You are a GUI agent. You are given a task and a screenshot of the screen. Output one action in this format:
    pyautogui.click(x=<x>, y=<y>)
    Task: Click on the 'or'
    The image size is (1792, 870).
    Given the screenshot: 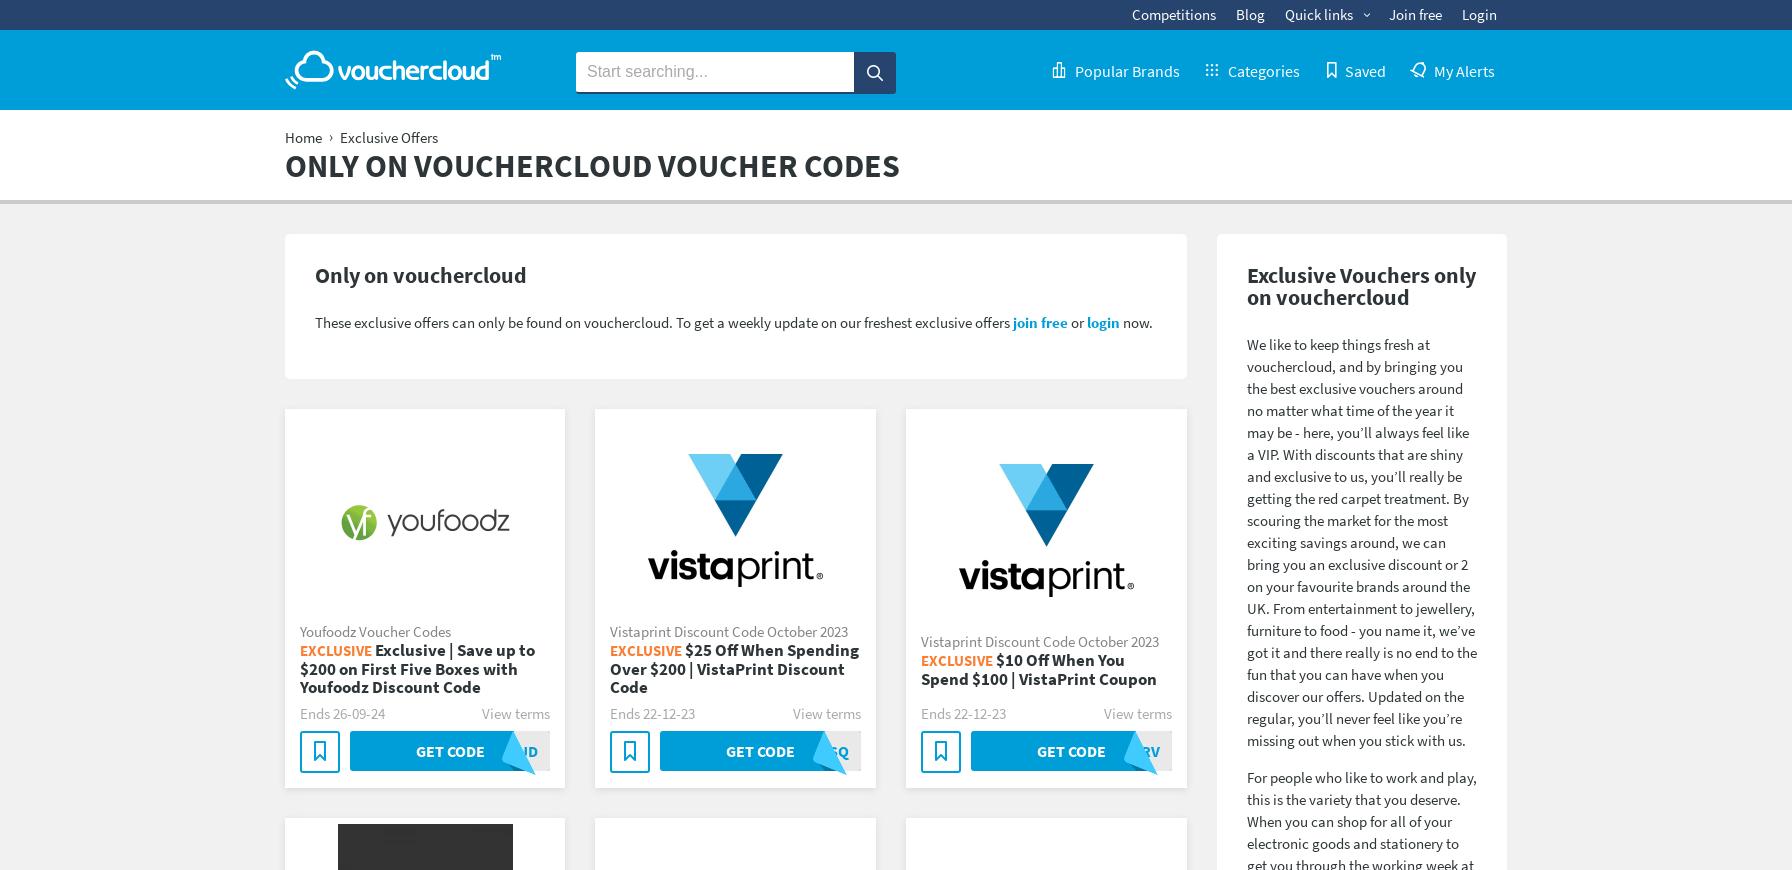 What is the action you would take?
    pyautogui.click(x=1076, y=321)
    